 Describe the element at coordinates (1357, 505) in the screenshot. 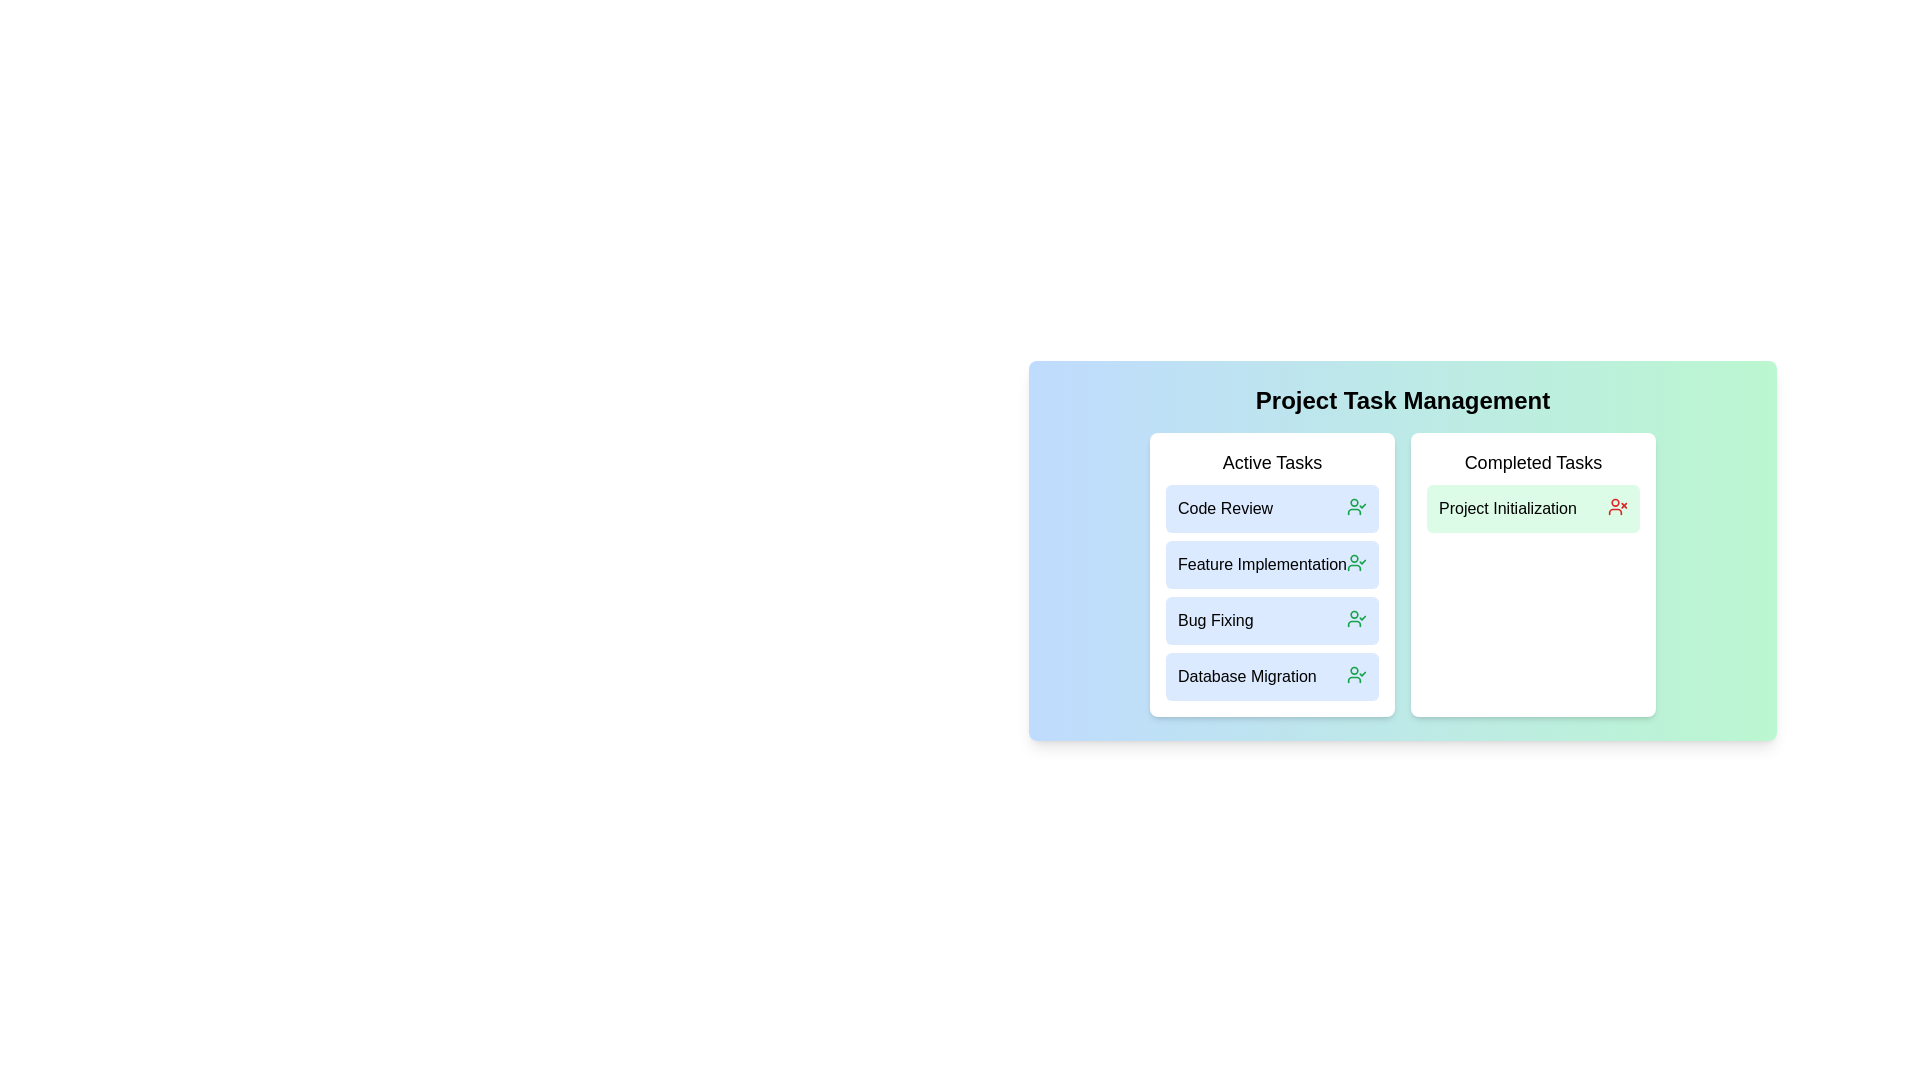

I see `the 'UserCheck' icon associated with the task 'Code Review'` at that location.